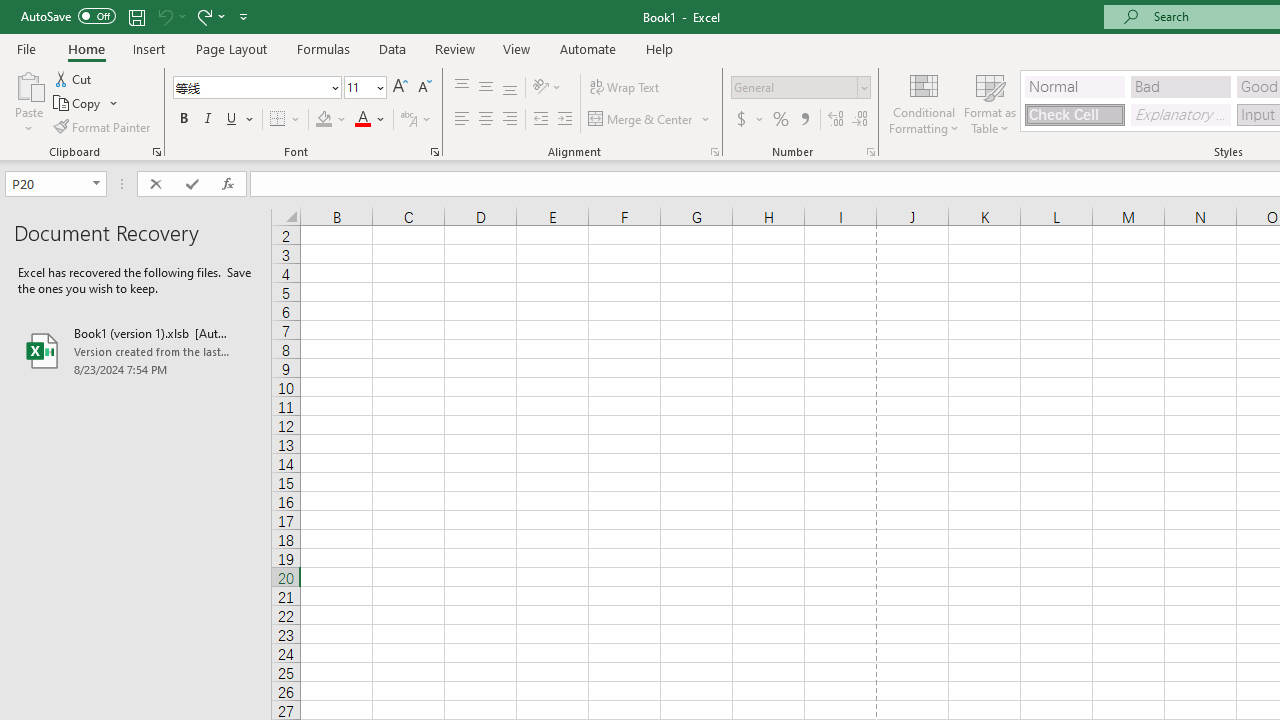 Image resolution: width=1280 pixels, height=720 pixels. I want to click on 'Center', so click(485, 119).